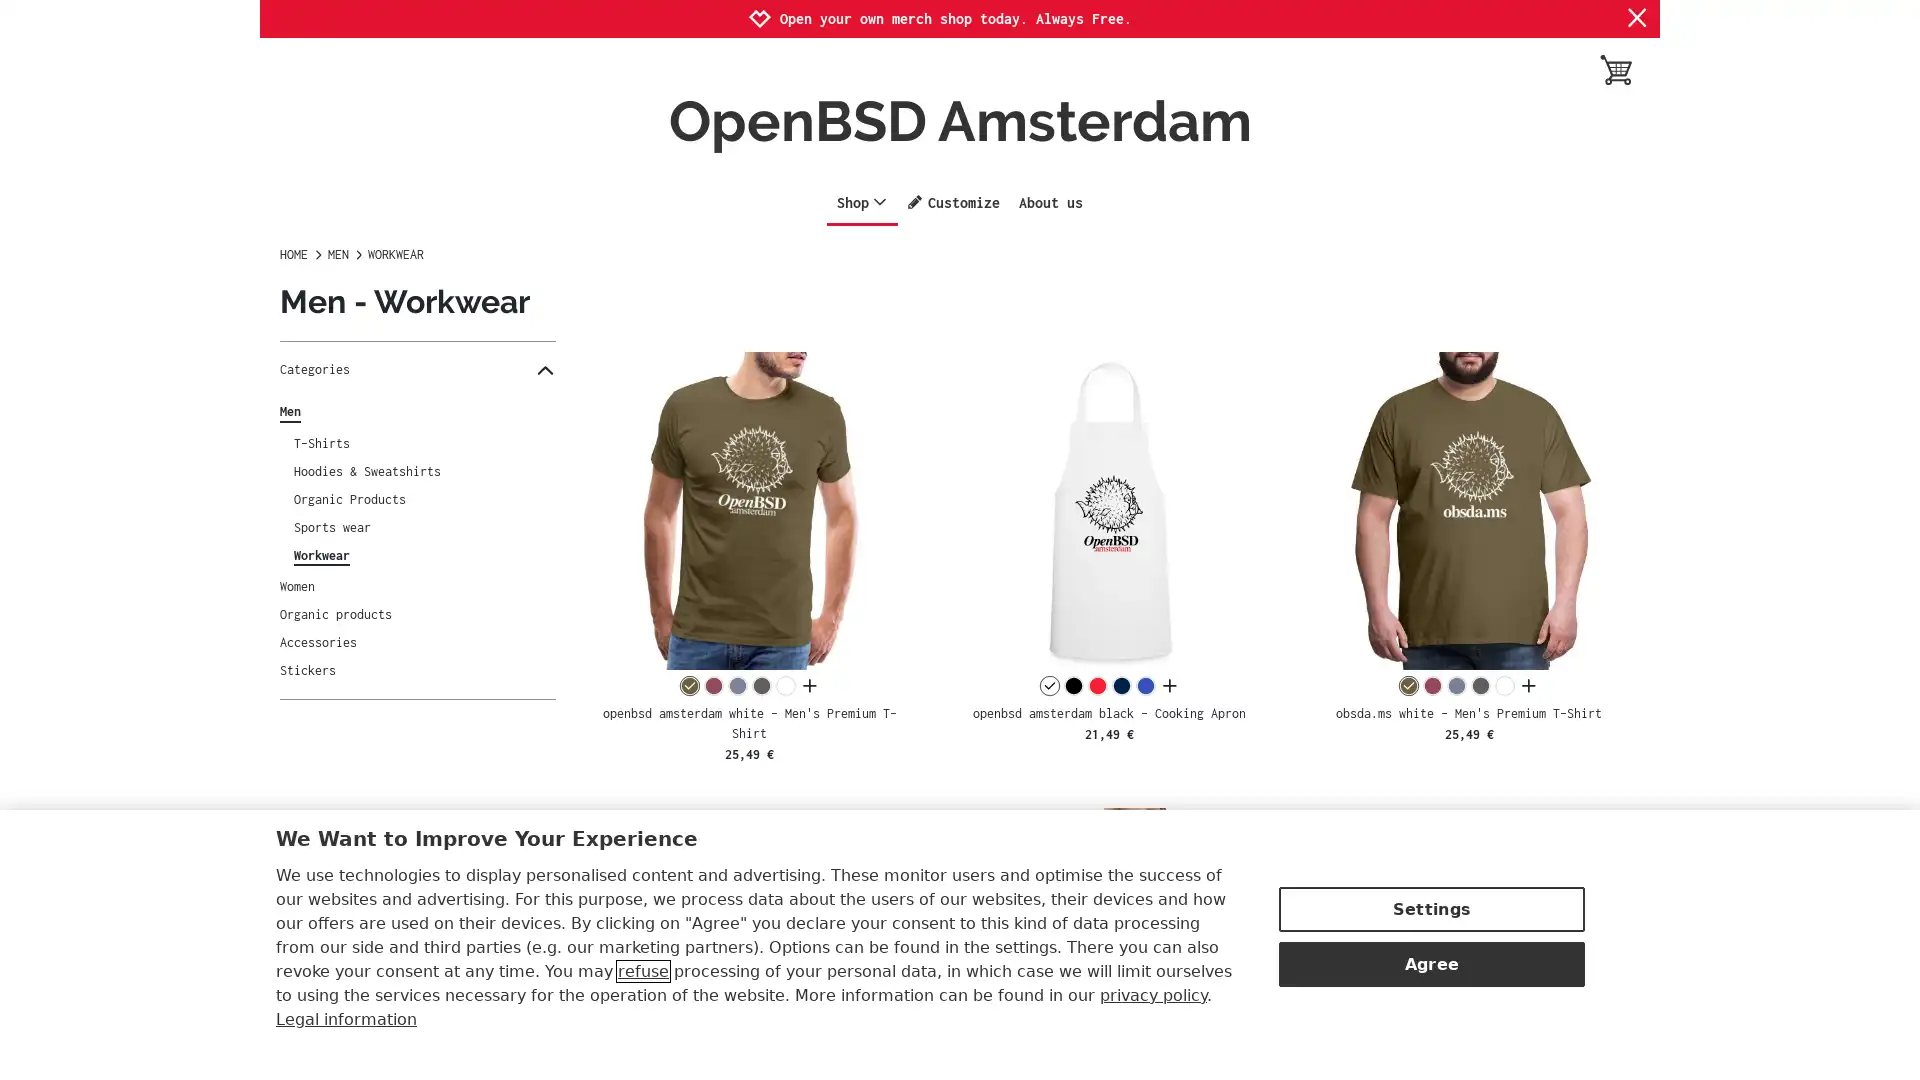  What do you see at coordinates (760, 685) in the screenshot?
I see `charcoal grey` at bounding box center [760, 685].